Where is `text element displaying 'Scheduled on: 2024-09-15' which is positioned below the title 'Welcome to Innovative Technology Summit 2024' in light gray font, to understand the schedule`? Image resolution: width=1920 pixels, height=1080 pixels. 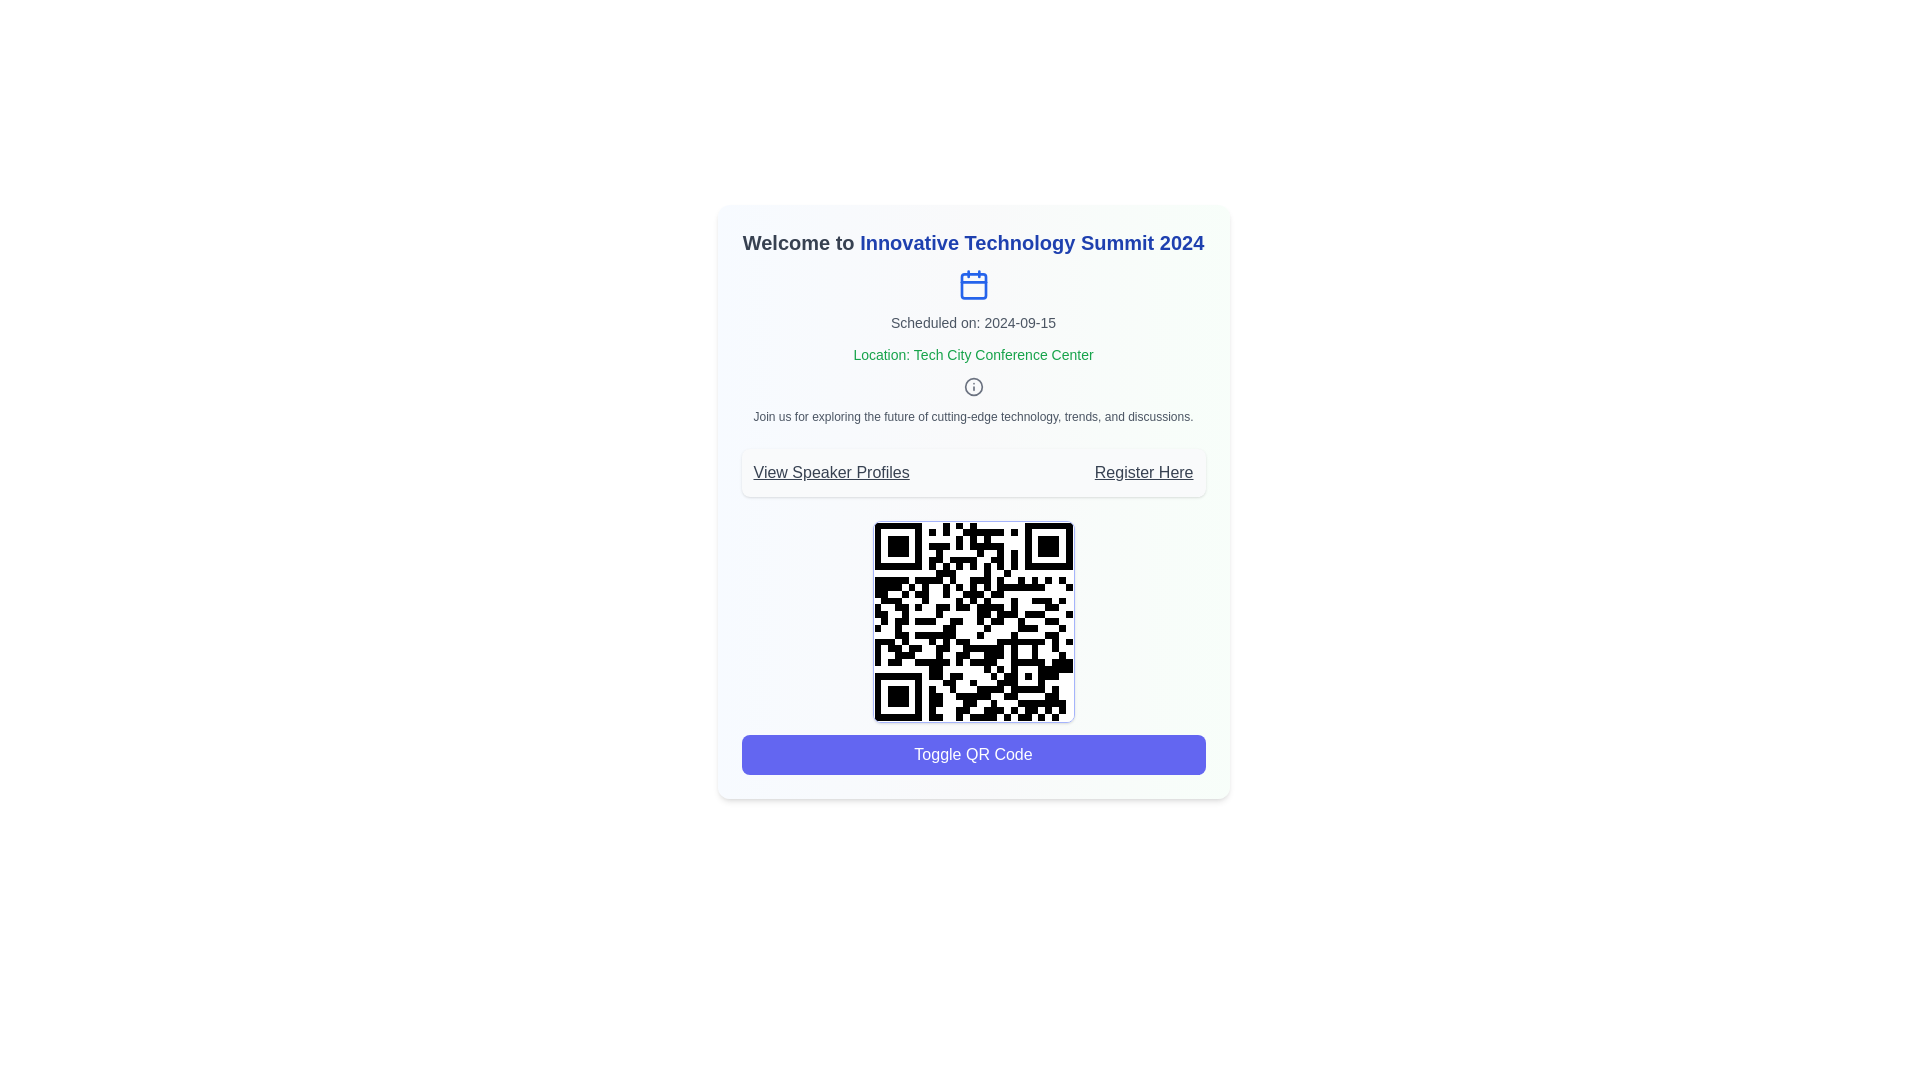 text element displaying 'Scheduled on: 2024-09-15' which is positioned below the title 'Welcome to Innovative Technology Summit 2024' in light gray font, to understand the schedule is located at coordinates (973, 322).